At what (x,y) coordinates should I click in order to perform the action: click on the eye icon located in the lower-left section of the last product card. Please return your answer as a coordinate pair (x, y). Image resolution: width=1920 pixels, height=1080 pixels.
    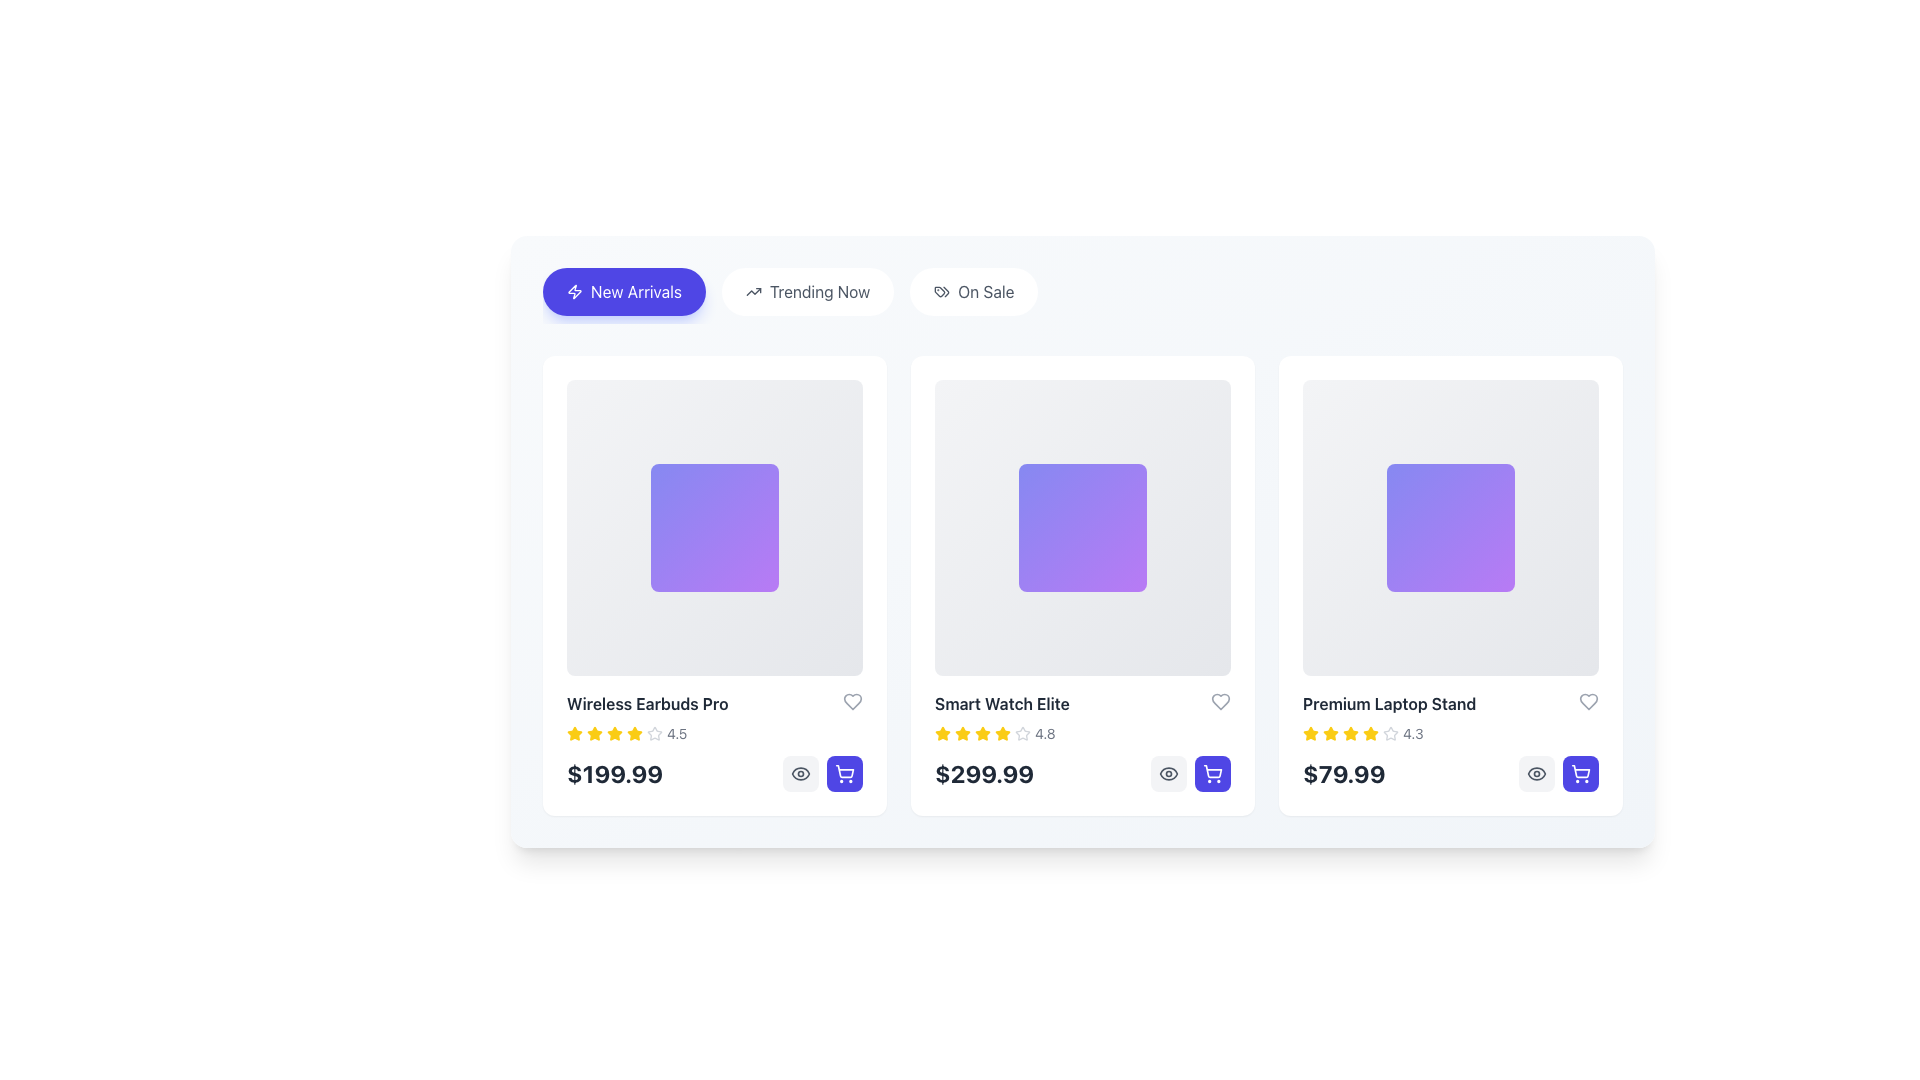
    Looking at the image, I should click on (1535, 773).